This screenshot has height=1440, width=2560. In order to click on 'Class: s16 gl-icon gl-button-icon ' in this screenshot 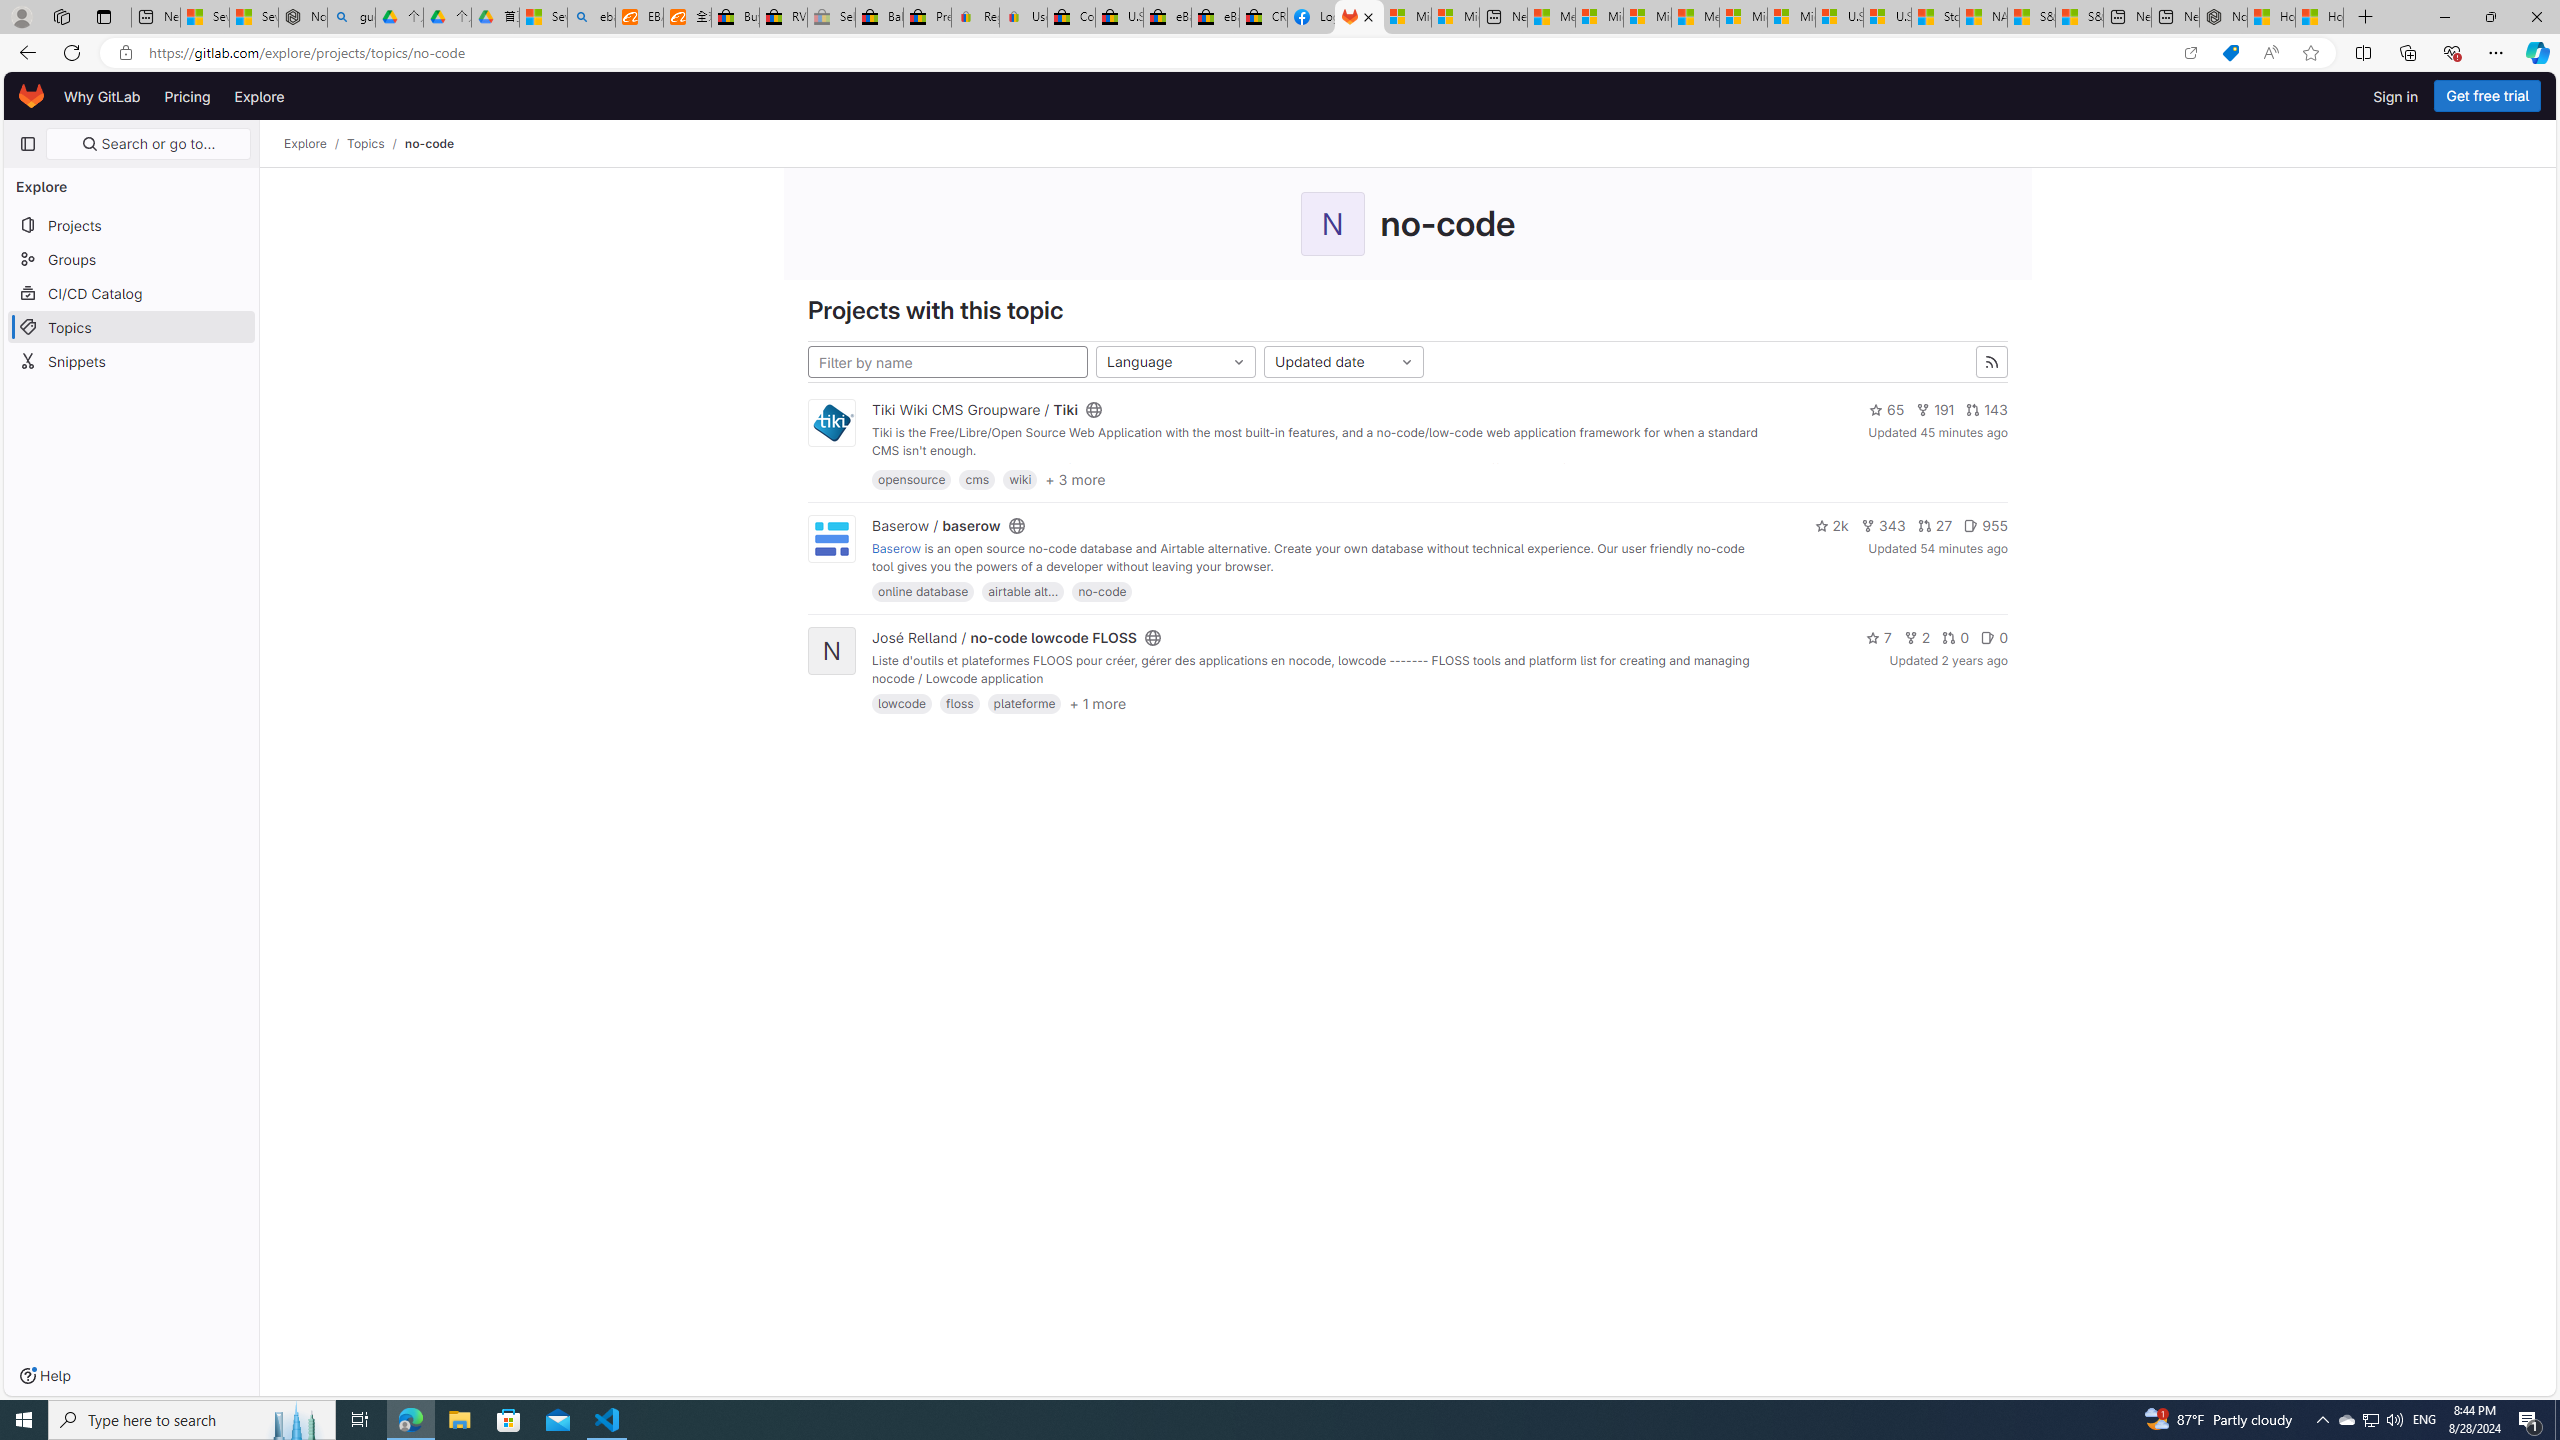, I will do `click(1990, 361)`.